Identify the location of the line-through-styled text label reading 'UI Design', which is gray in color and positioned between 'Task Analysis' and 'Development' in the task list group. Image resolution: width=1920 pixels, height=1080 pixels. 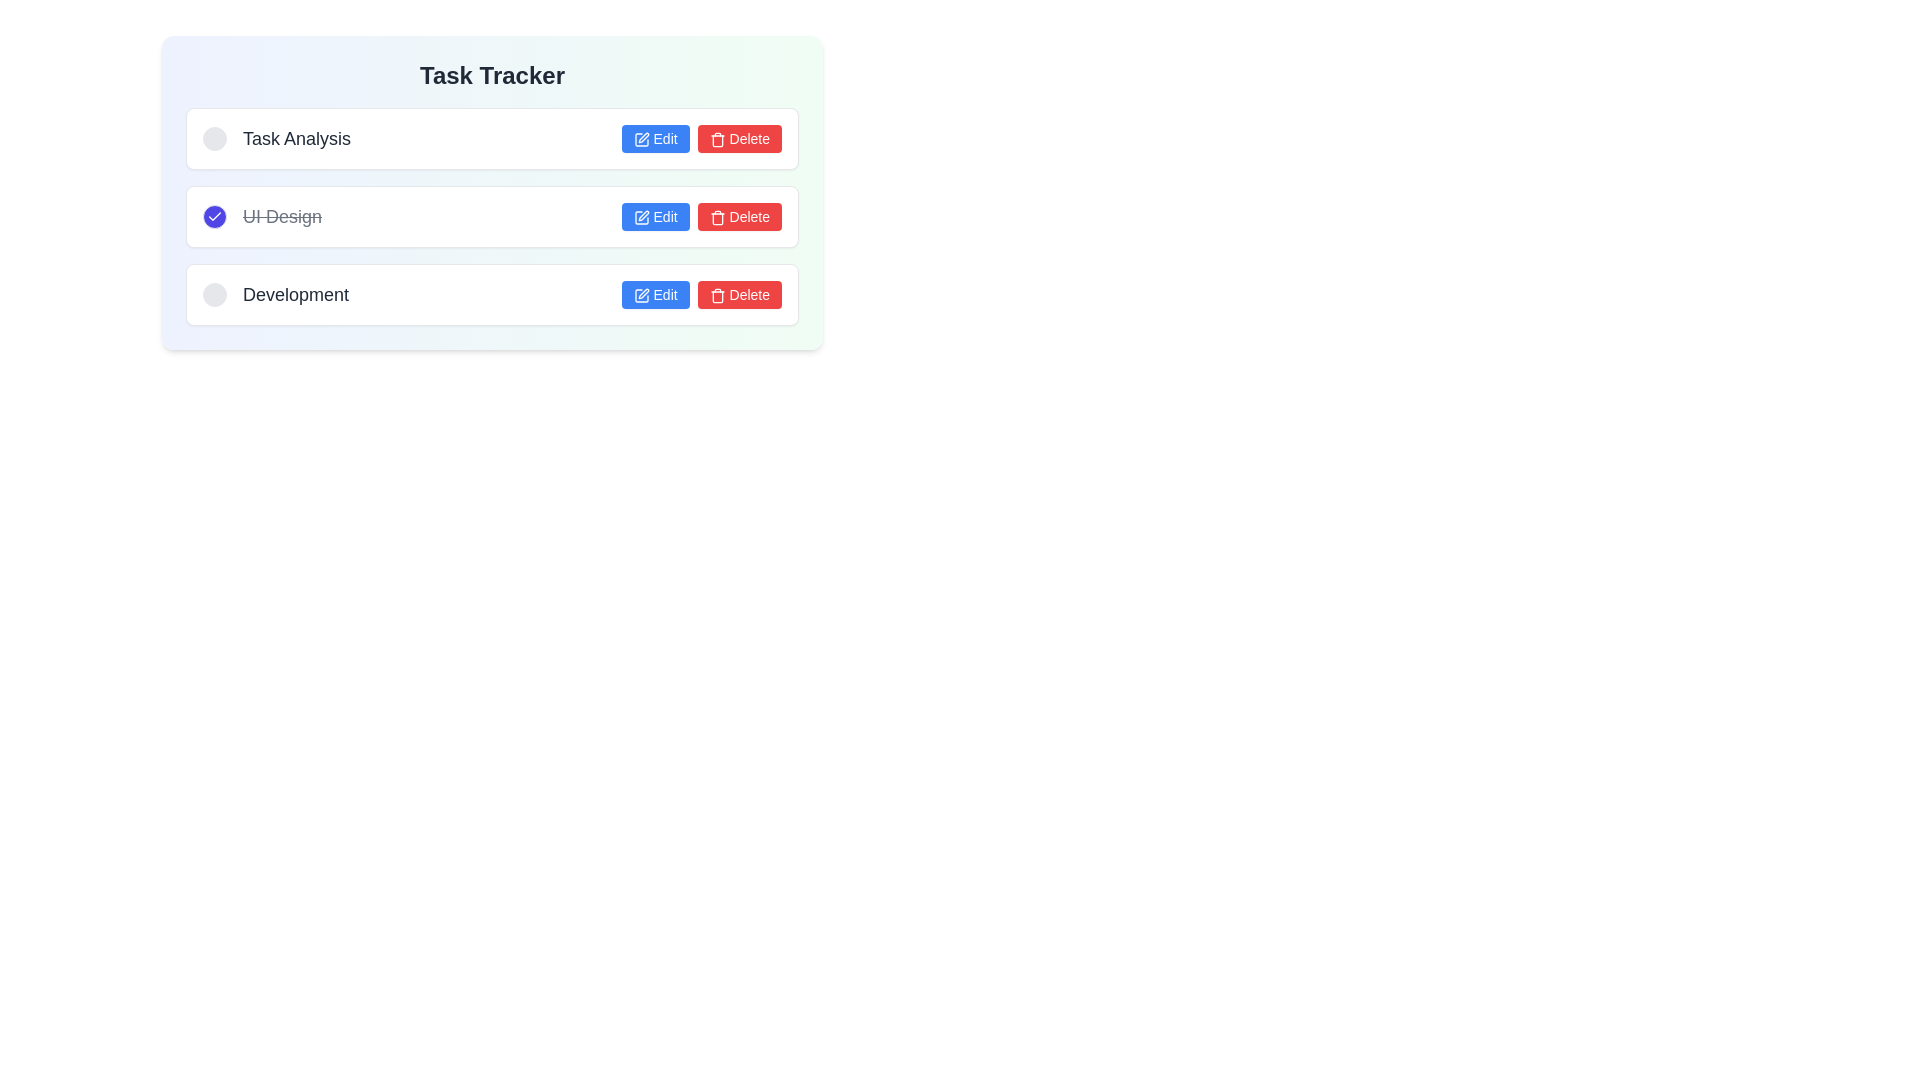
(261, 216).